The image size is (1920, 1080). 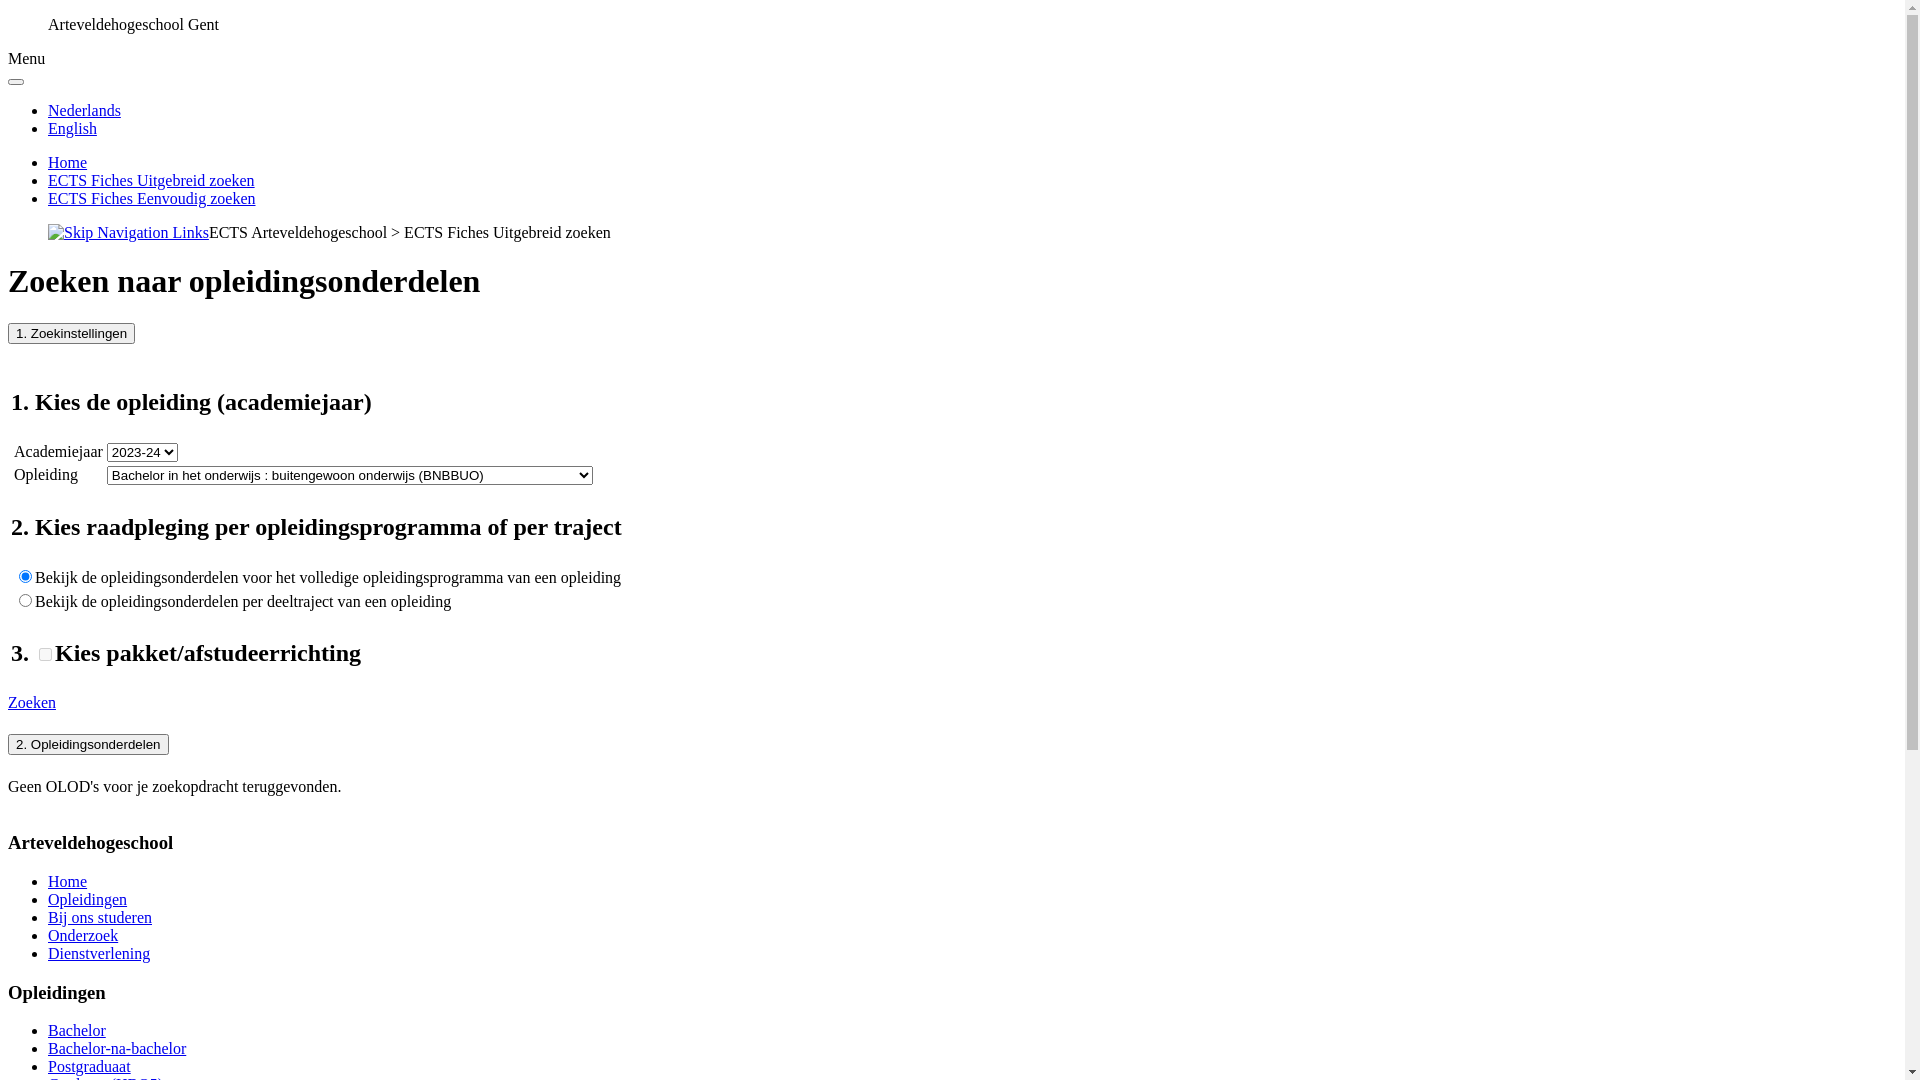 What do you see at coordinates (88, 1065) in the screenshot?
I see `'Postgraduaat'` at bounding box center [88, 1065].